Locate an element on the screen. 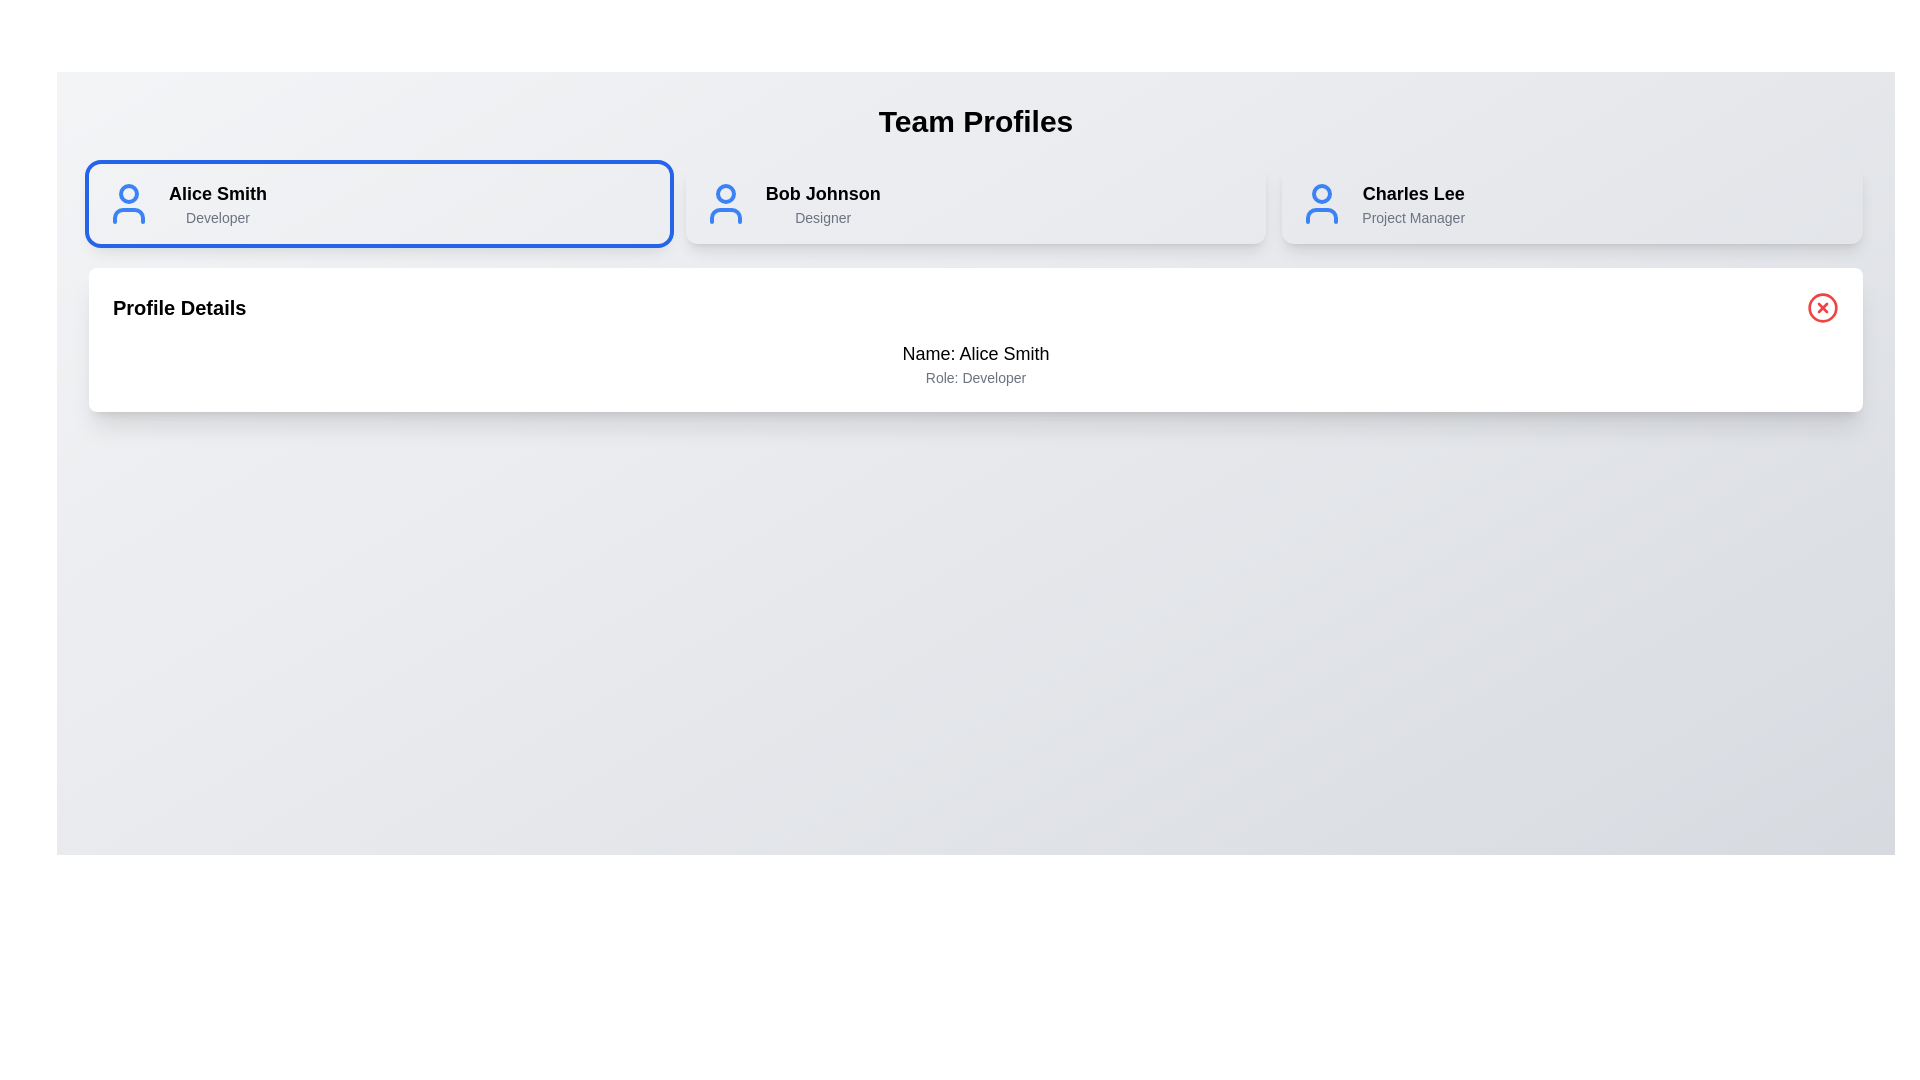  the middle user profile card labeled 'Bob Johnson' with the role 'Designer' in the grid of user profiles is located at coordinates (975, 204).